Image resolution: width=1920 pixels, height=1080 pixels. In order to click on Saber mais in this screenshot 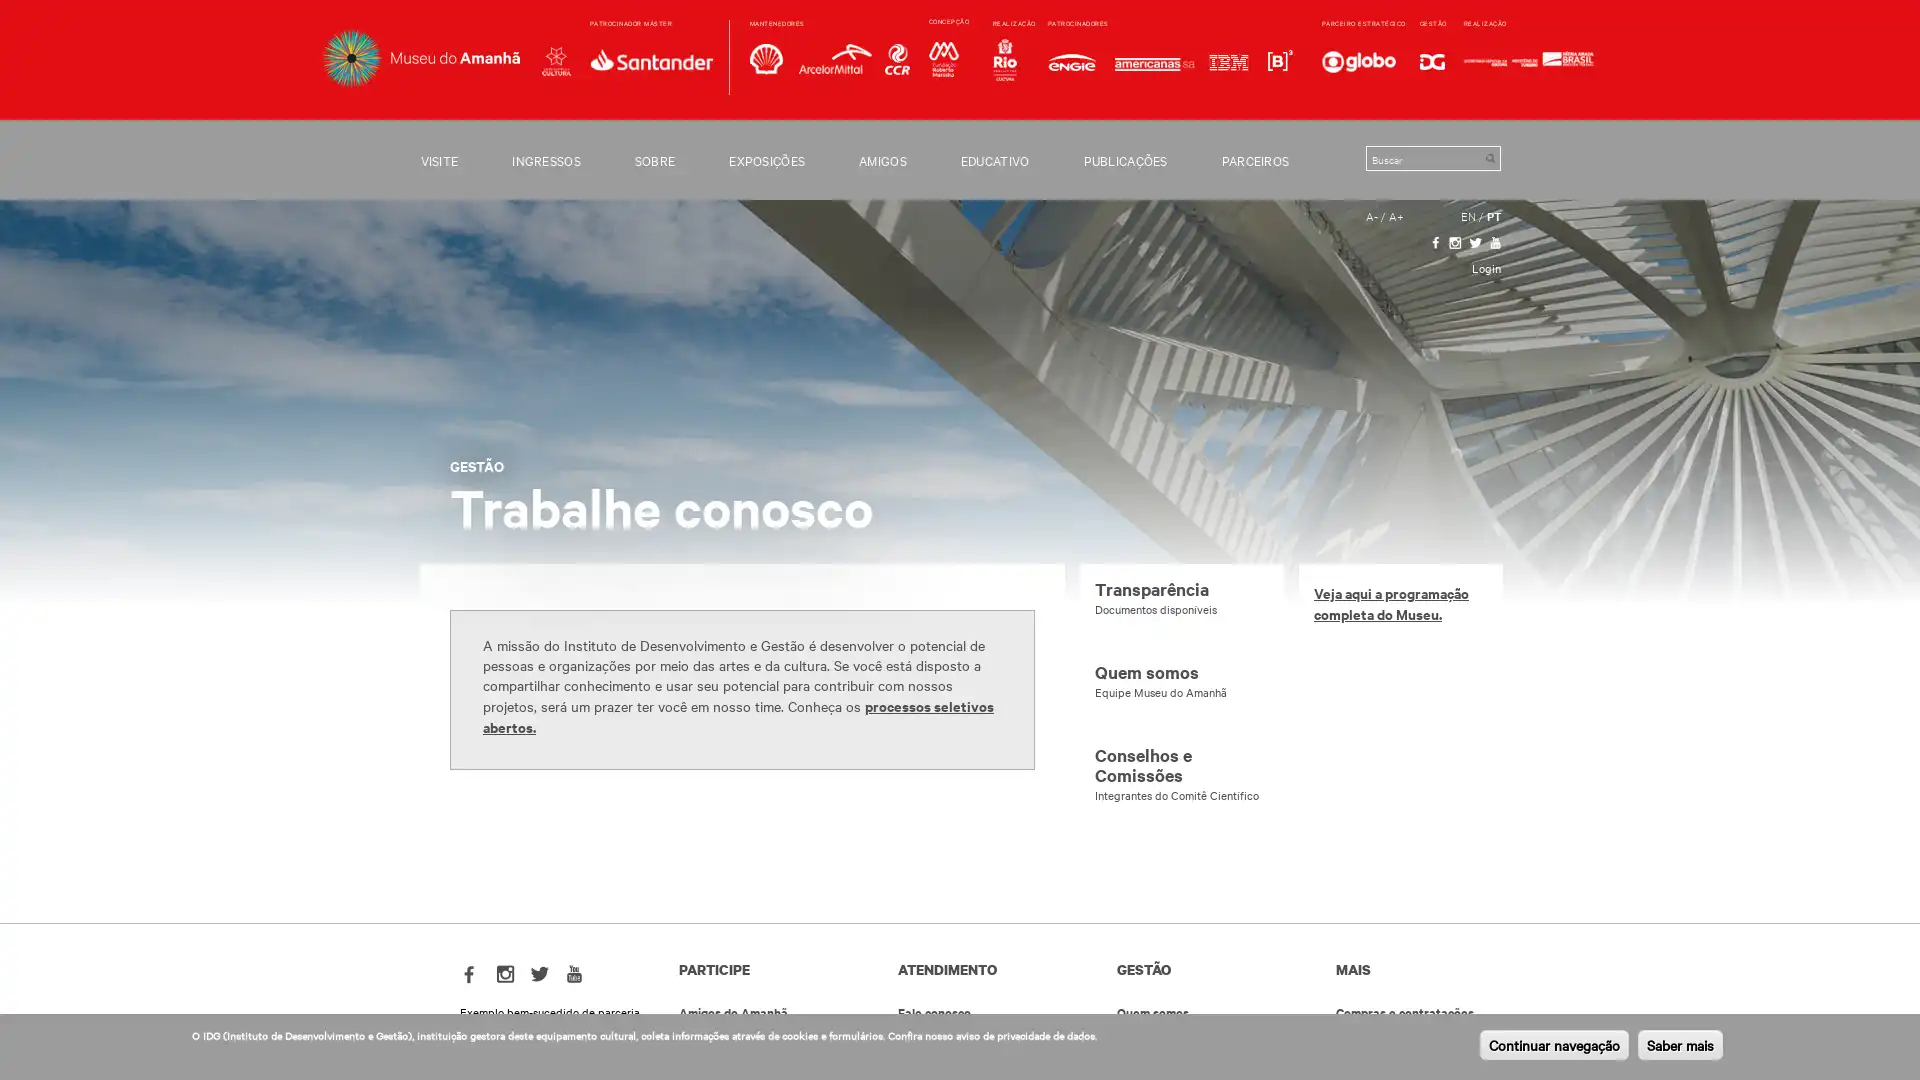, I will do `click(1680, 1044)`.